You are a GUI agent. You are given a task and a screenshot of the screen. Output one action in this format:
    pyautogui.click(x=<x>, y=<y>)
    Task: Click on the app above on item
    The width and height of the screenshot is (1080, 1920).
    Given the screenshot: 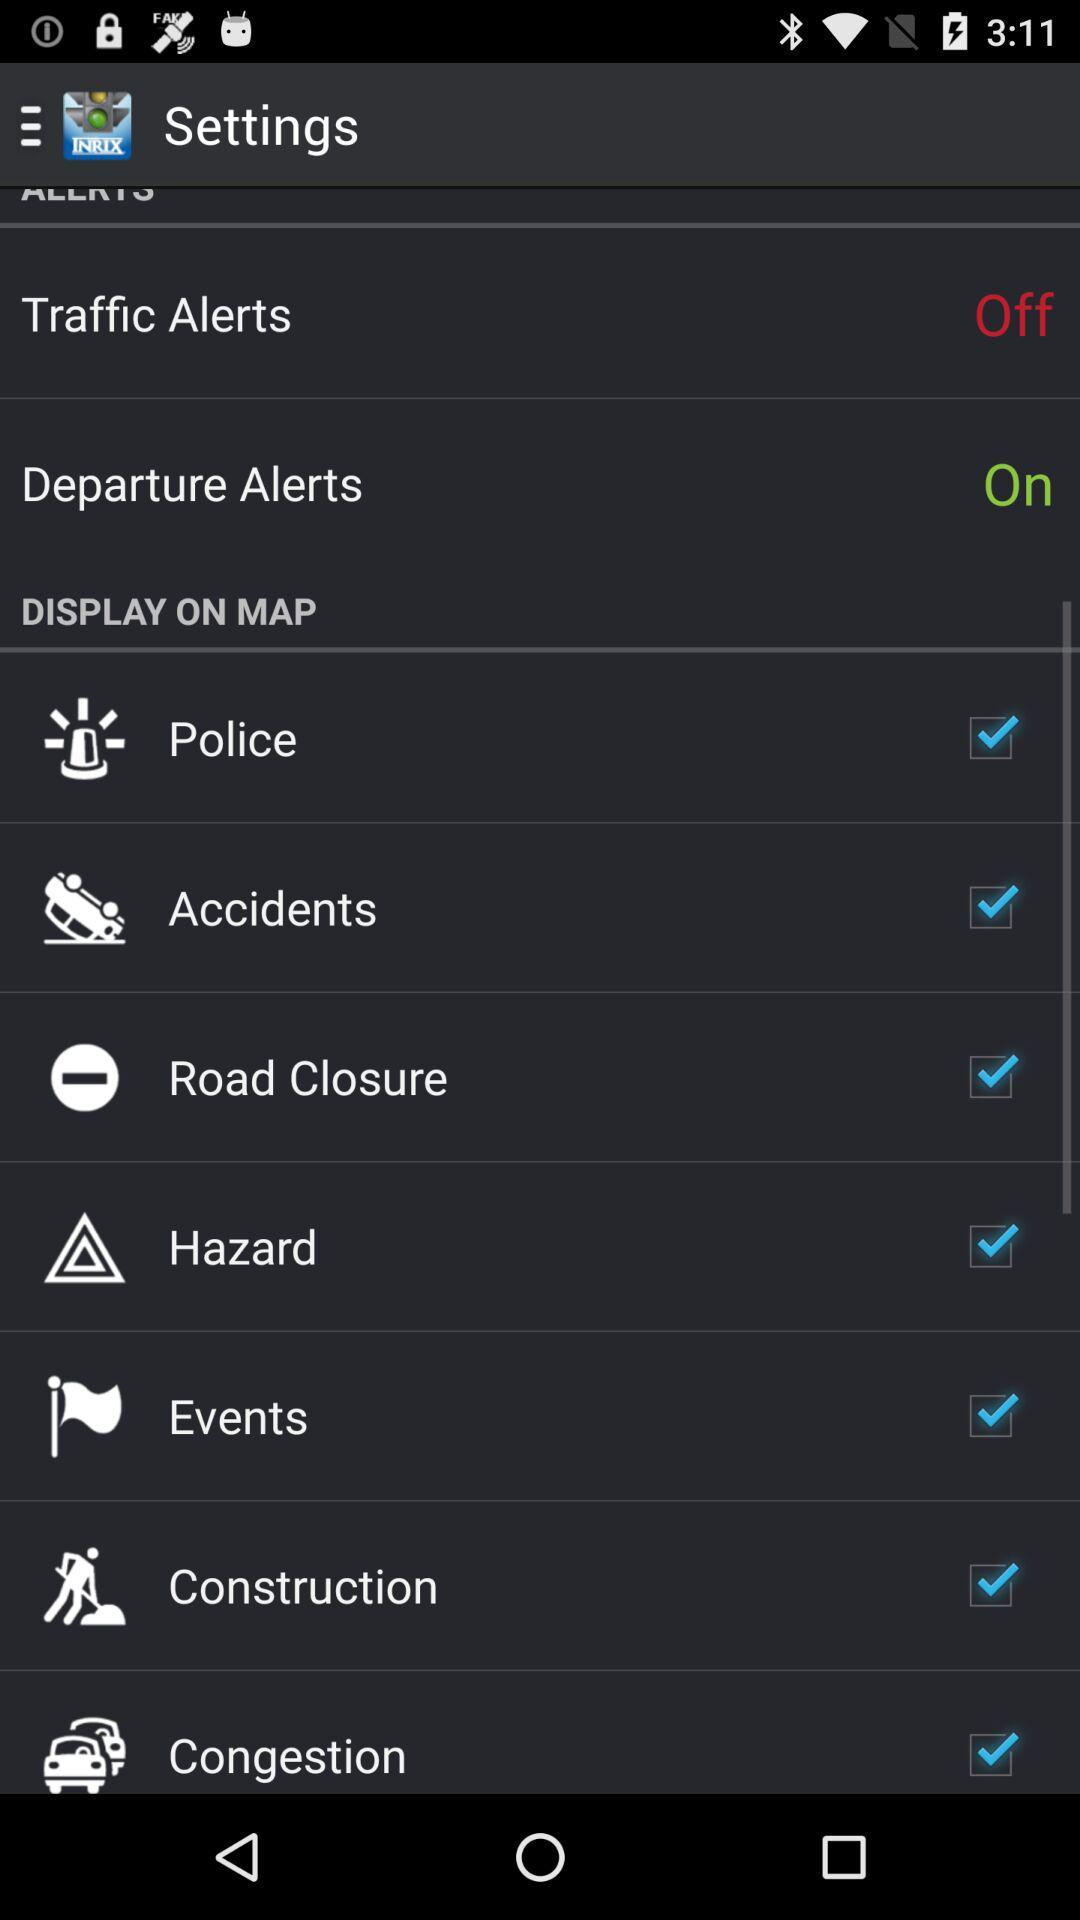 What is the action you would take?
    pyautogui.click(x=1013, y=312)
    